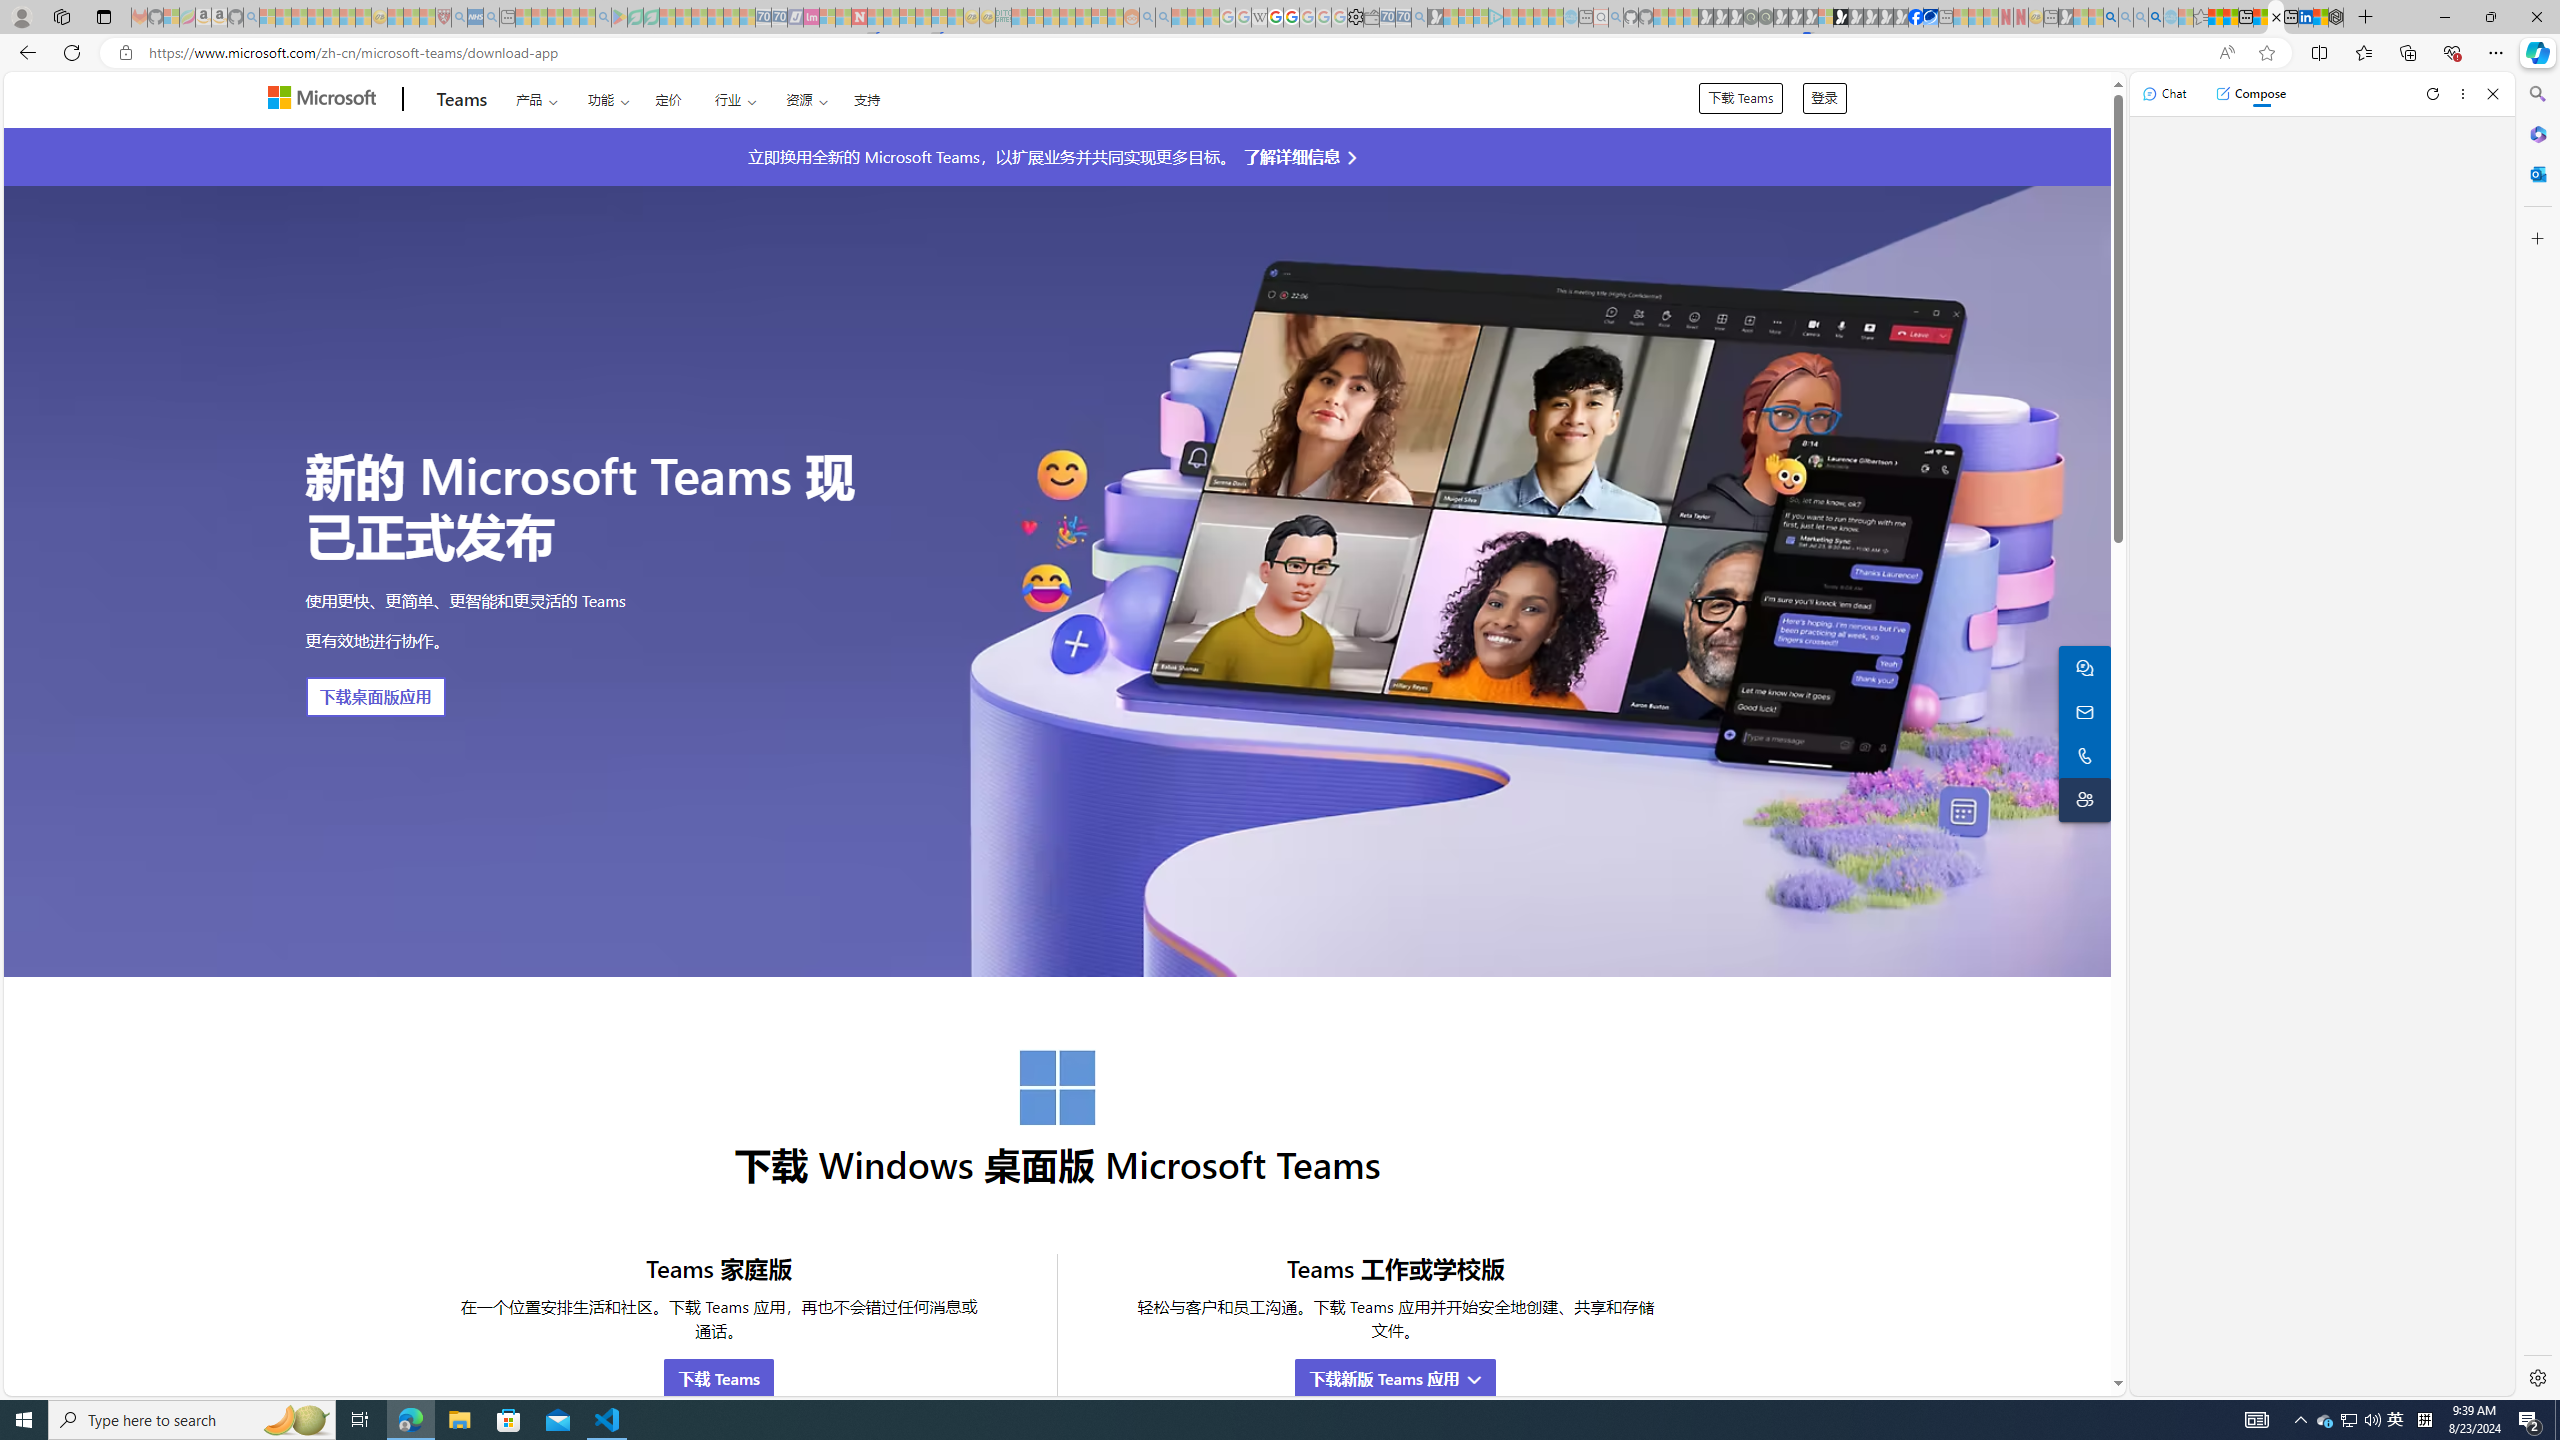 The height and width of the screenshot is (1440, 2560). What do you see at coordinates (1418, 16) in the screenshot?
I see `'Bing Real Estate - Home sales and rental listings - Sleeping'` at bounding box center [1418, 16].